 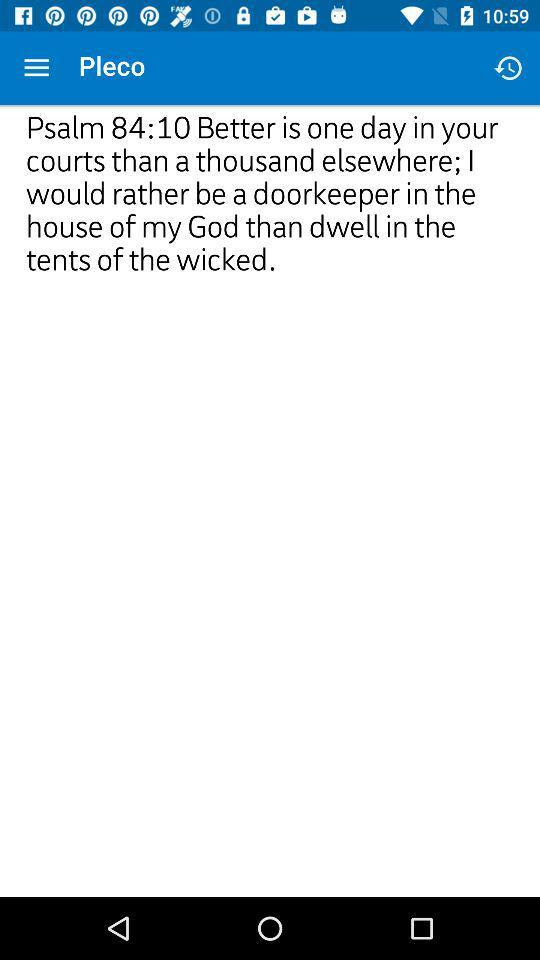 I want to click on item next to pleco item, so click(x=36, y=68).